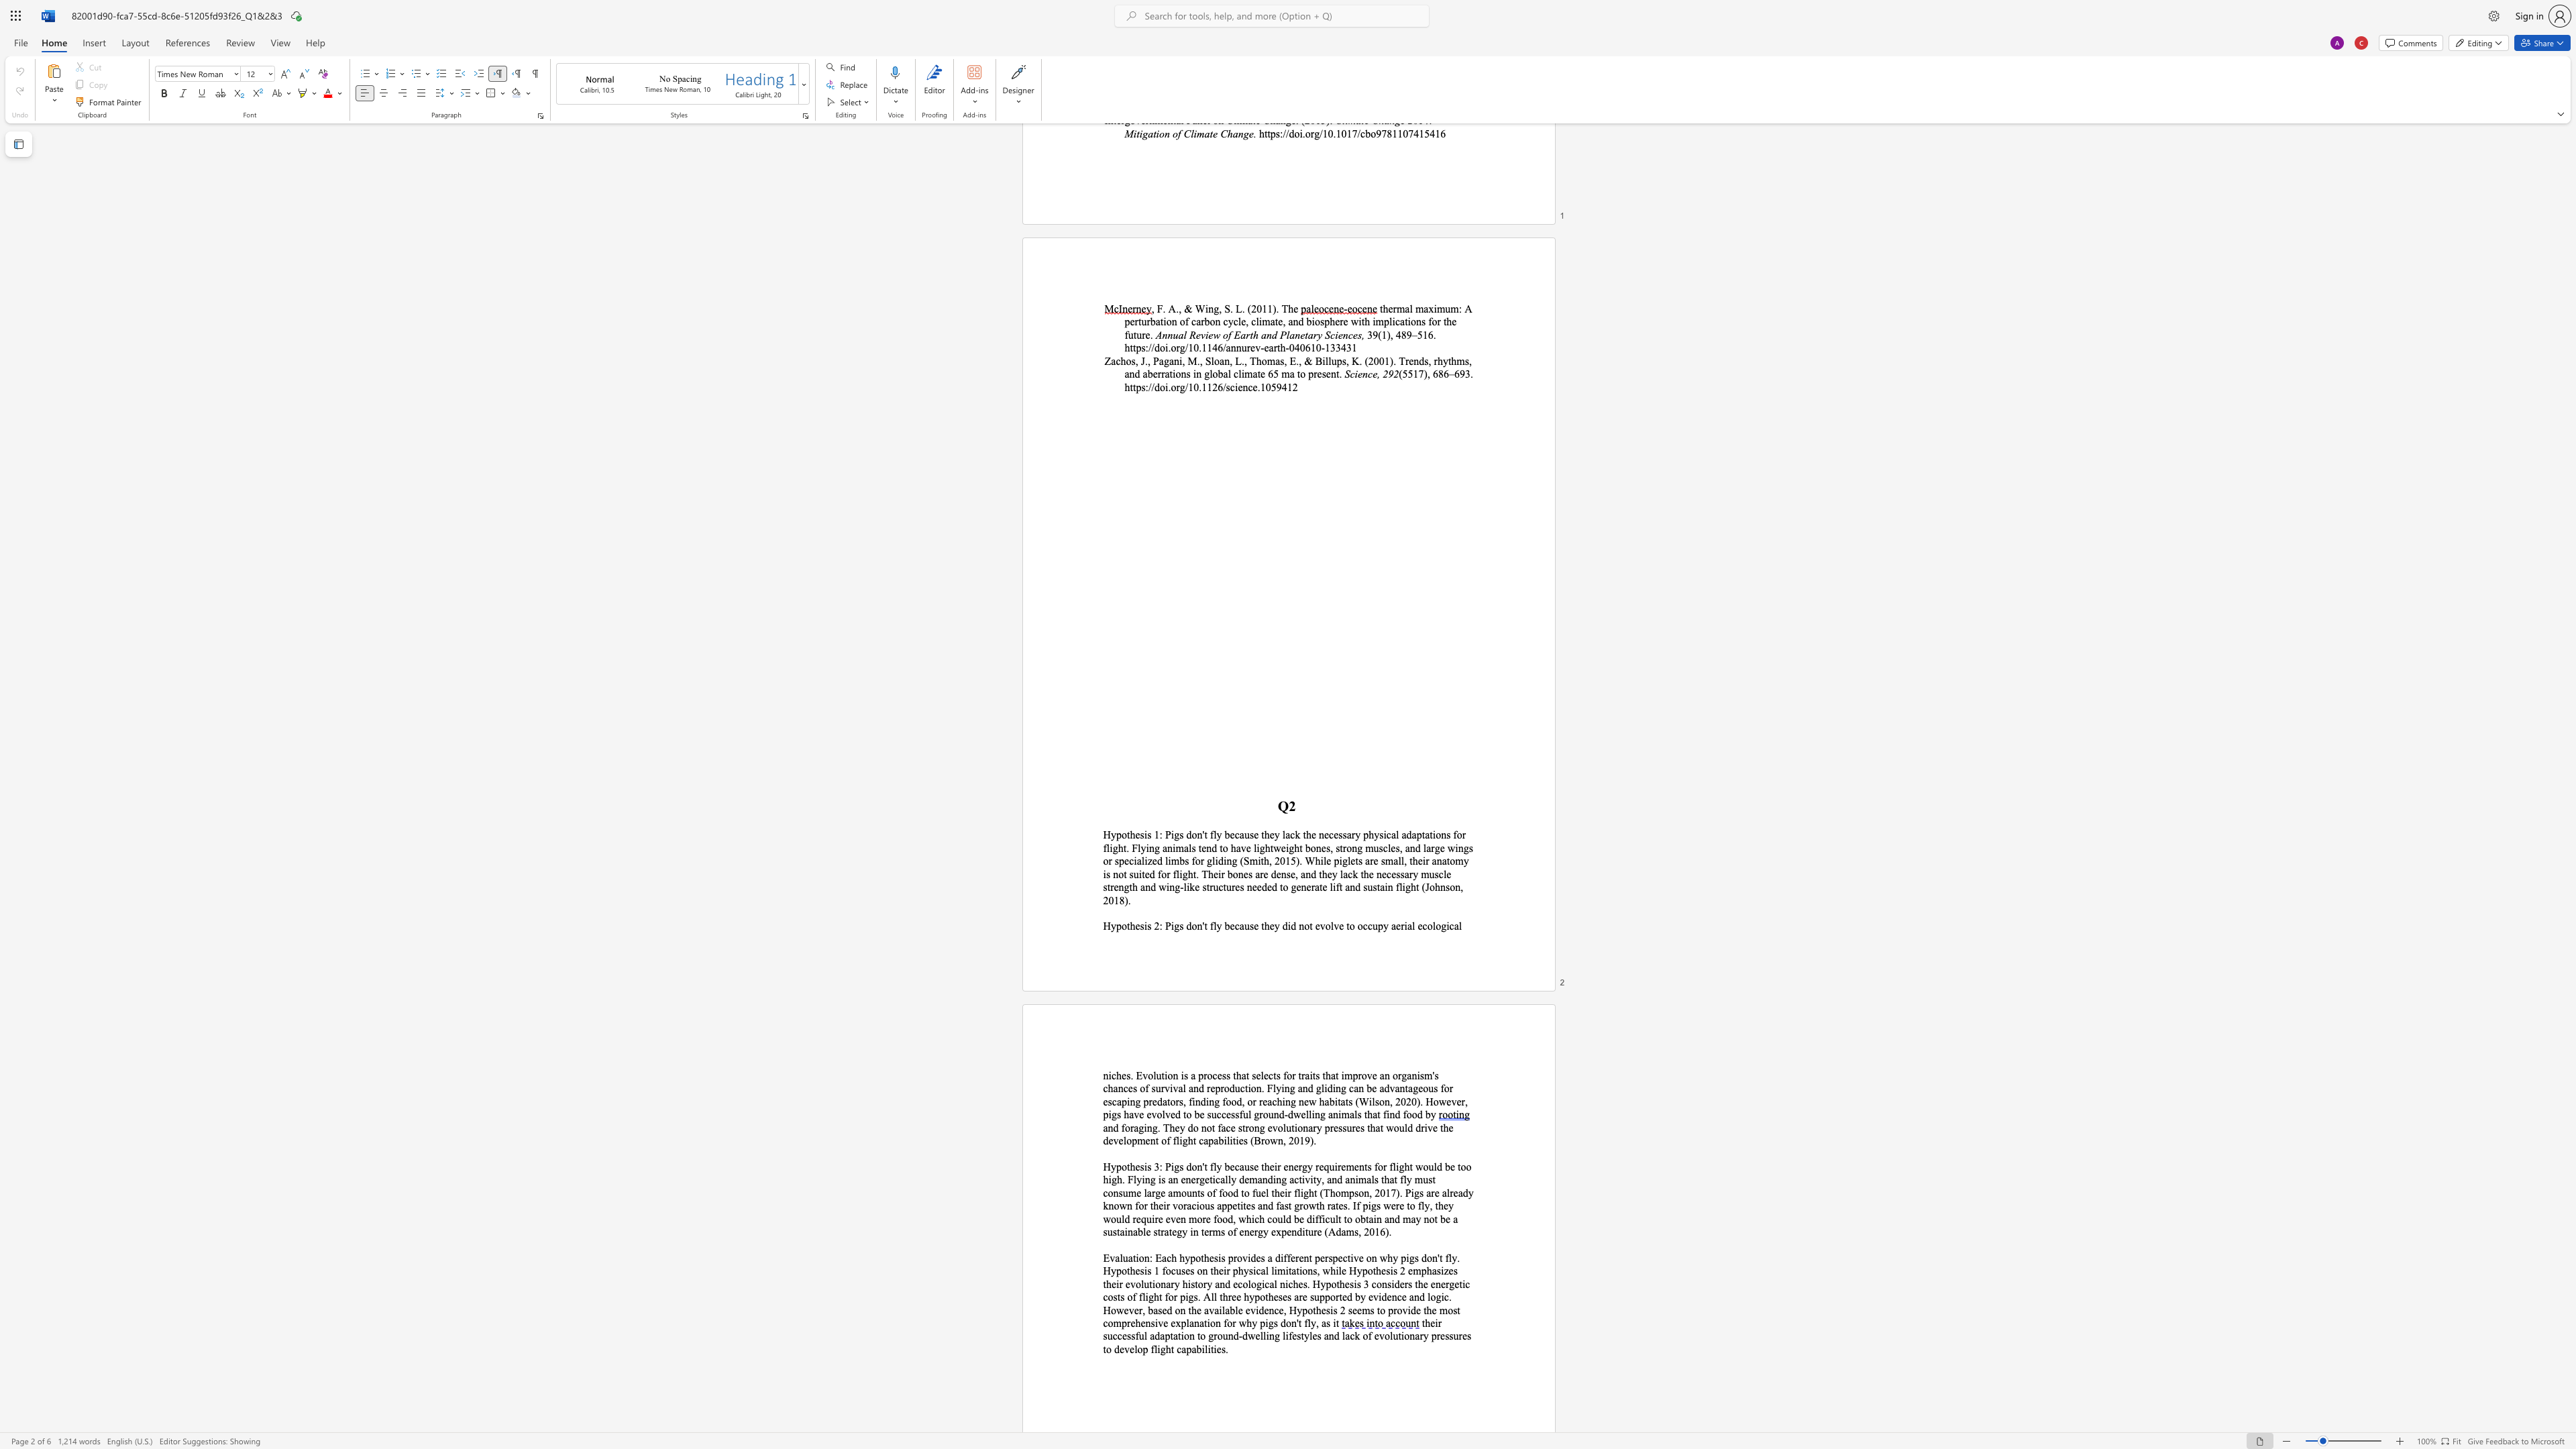 The height and width of the screenshot is (1449, 2576). What do you see at coordinates (1124, 835) in the screenshot?
I see `the 1th character "o" in the text` at bounding box center [1124, 835].